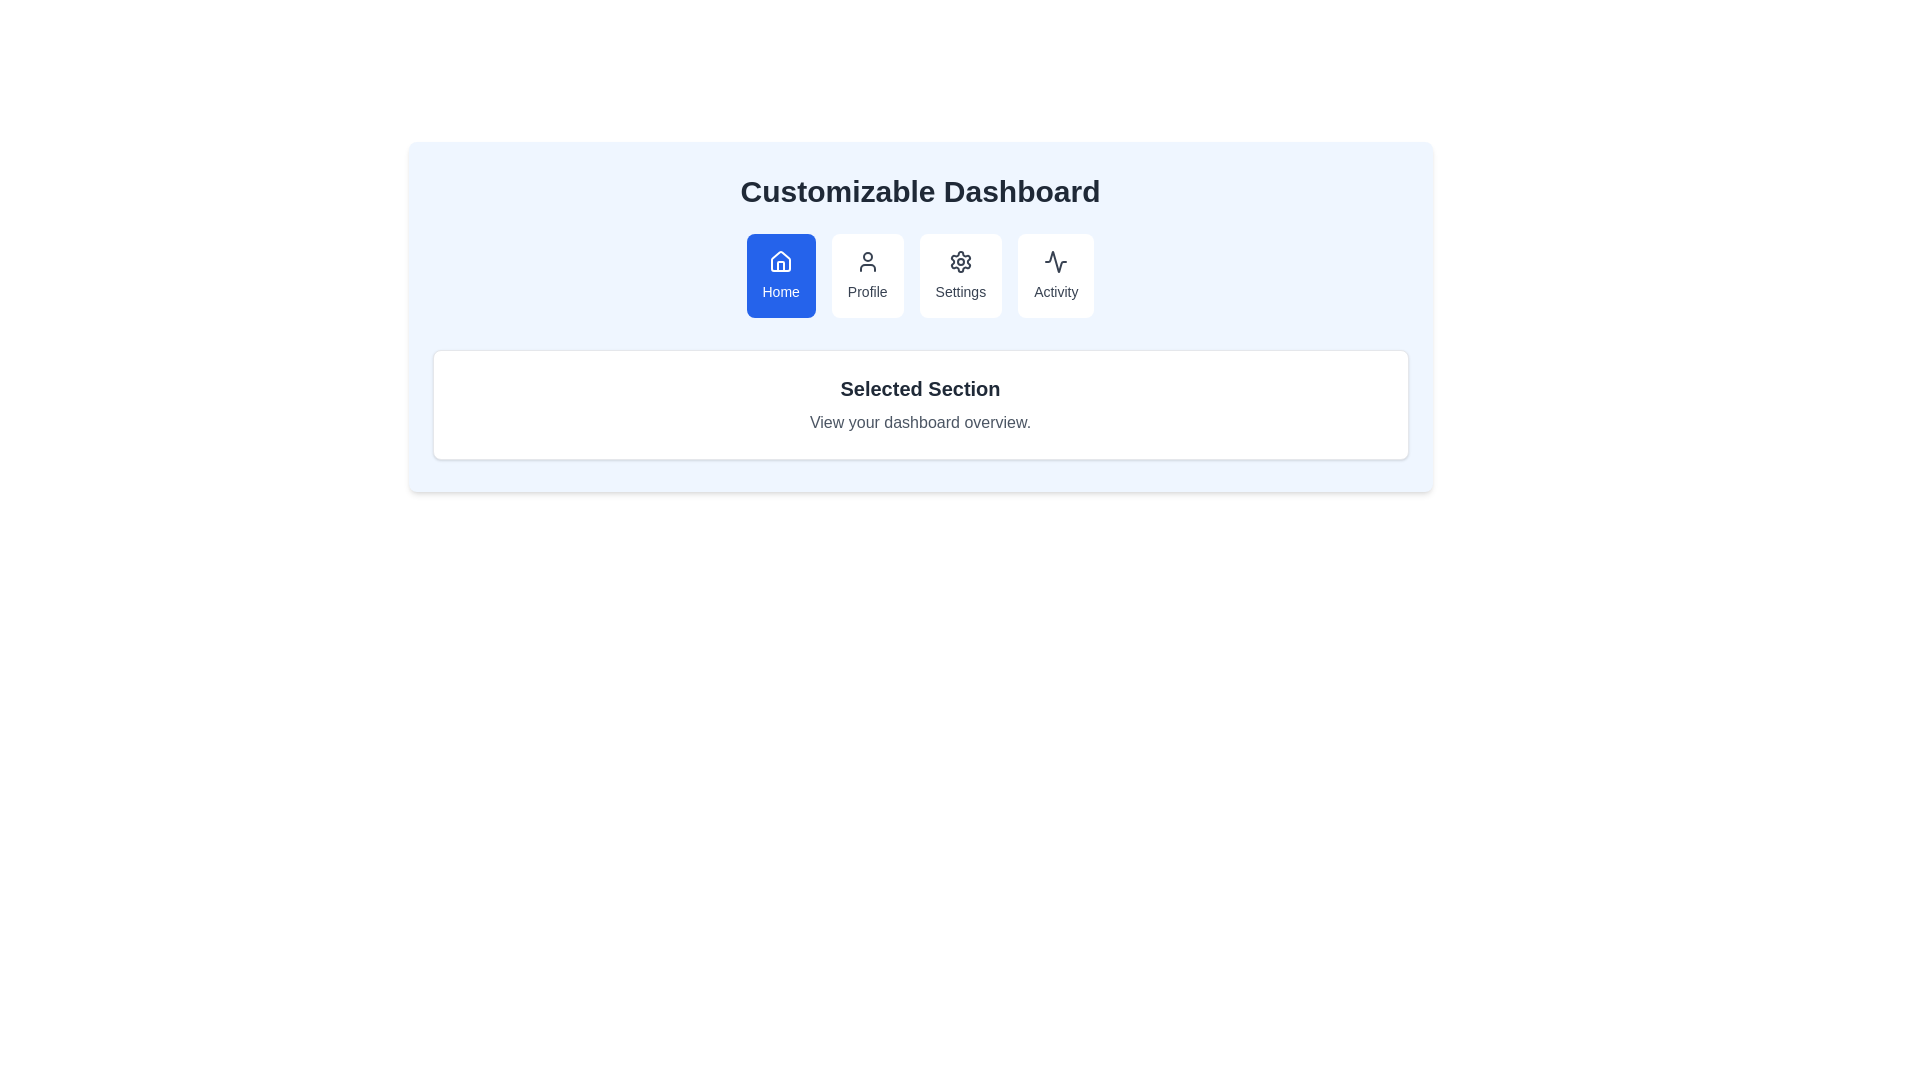 The width and height of the screenshot is (1920, 1080). Describe the element at coordinates (780, 292) in the screenshot. I see `the 'Home' text label, which is styled with a small font size and medium weight, located below the house-shaped icon within a blue rounded rectangular button` at that location.